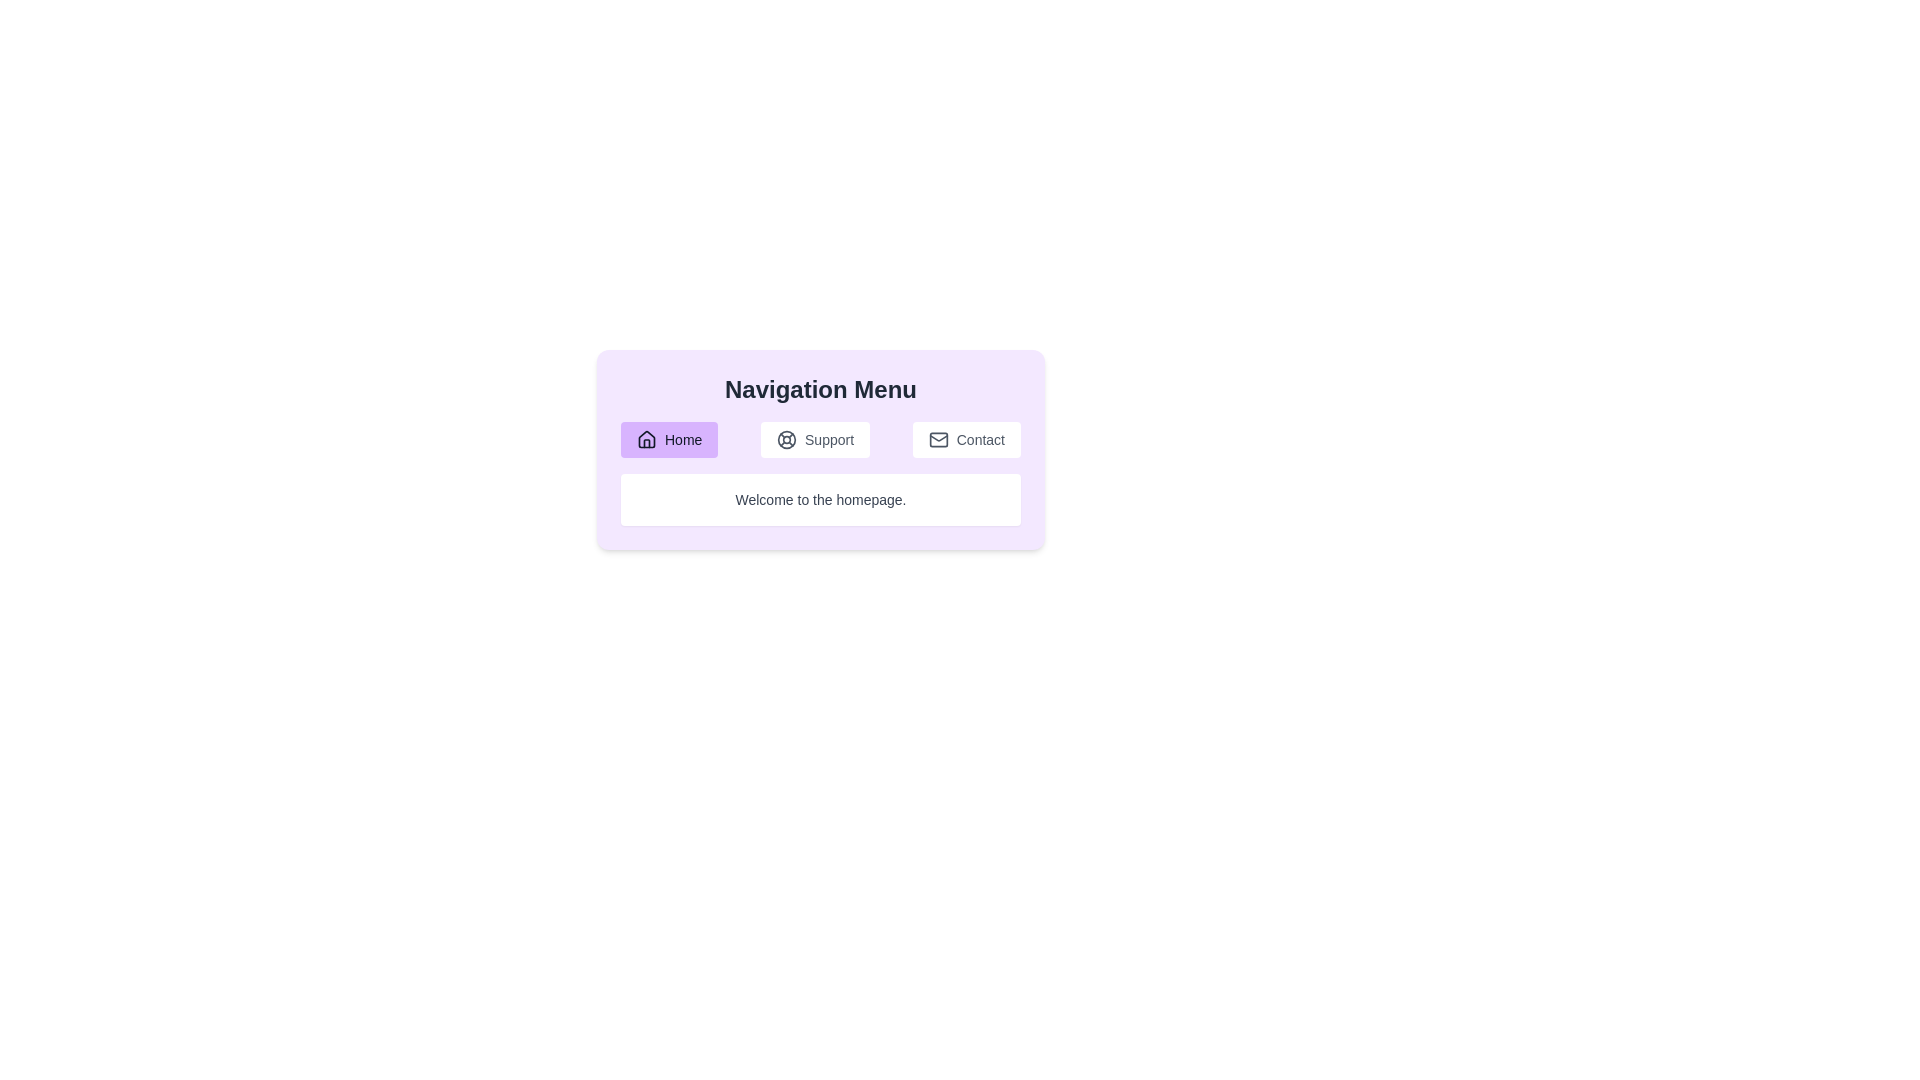 The height and width of the screenshot is (1080, 1920). I want to click on the house-shaped icon with a minimalistic outline located on the left side of the 'Home' button in the navigation menu, so click(647, 438).